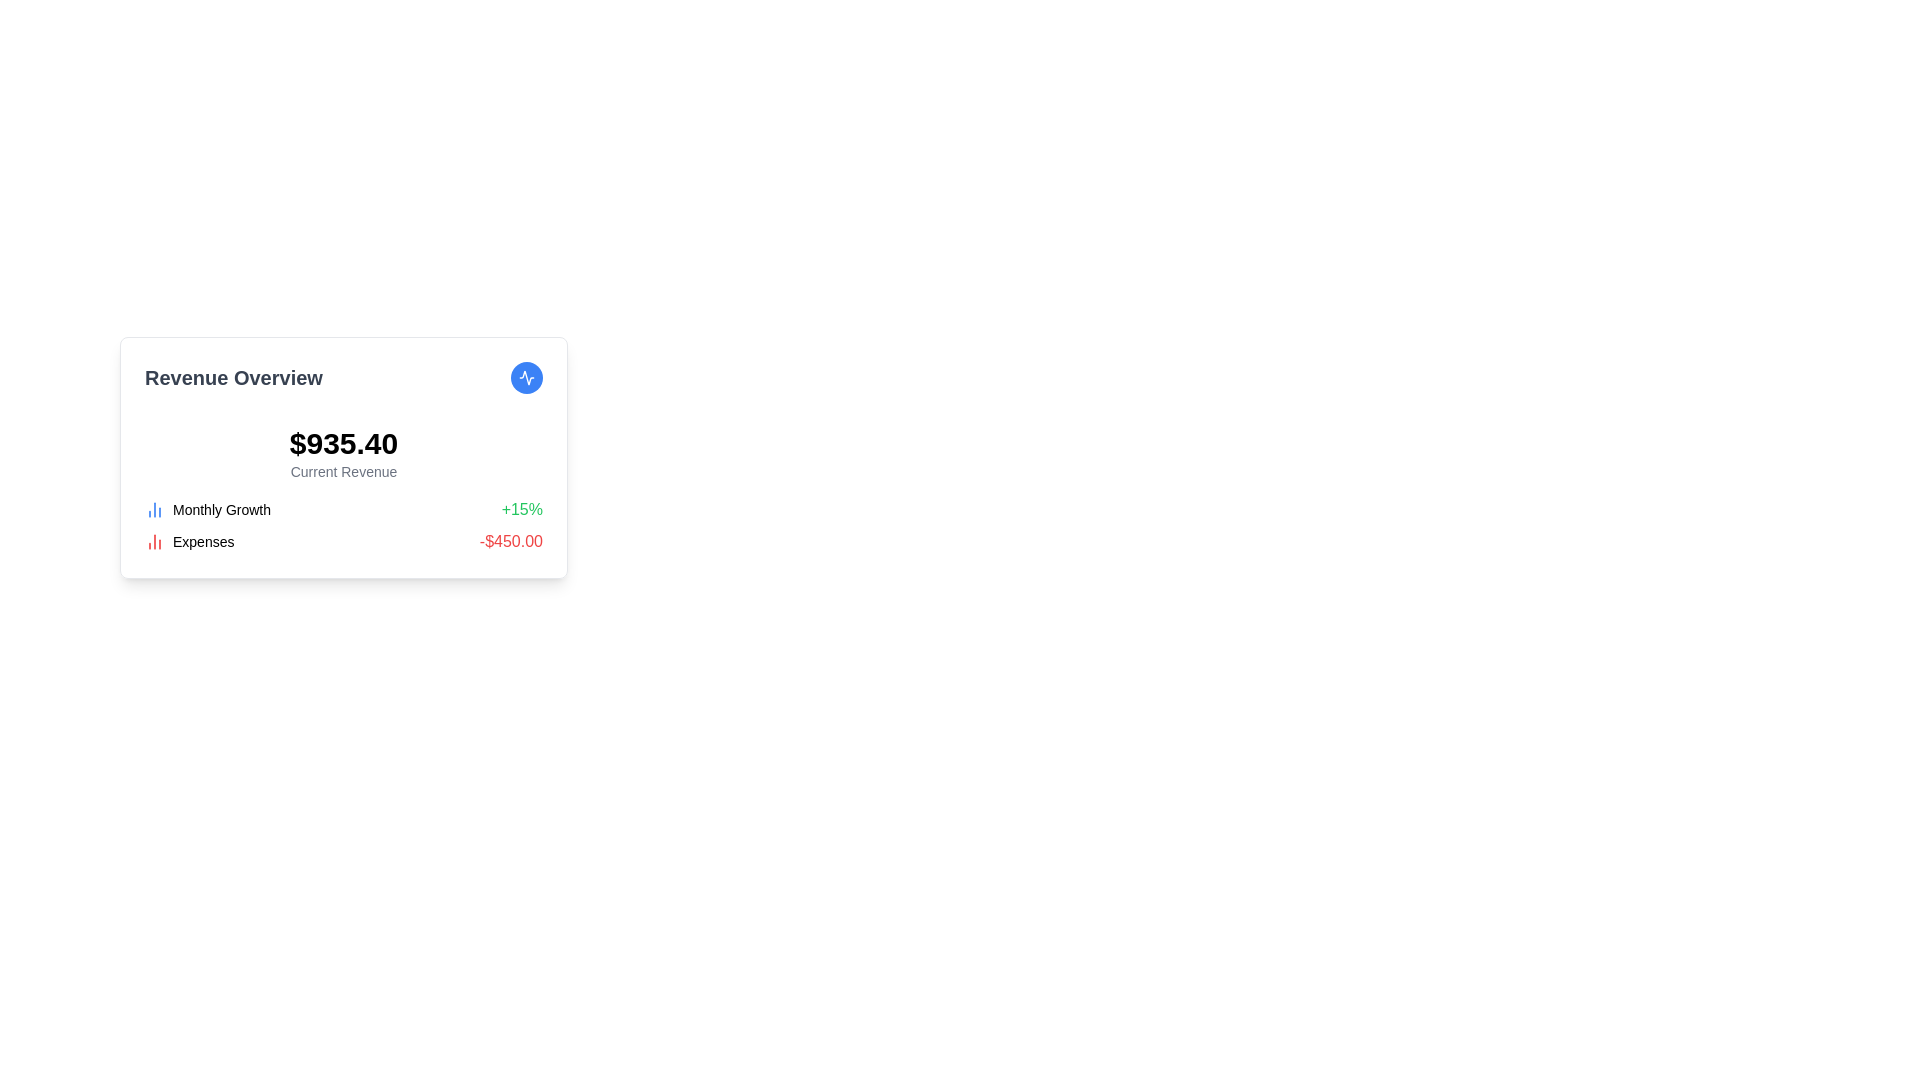 The image size is (1920, 1080). I want to click on the small blue bar chart icon representing the data metric for 'Monthly Growth' located to the left of the text and percentage value, so click(153, 508).